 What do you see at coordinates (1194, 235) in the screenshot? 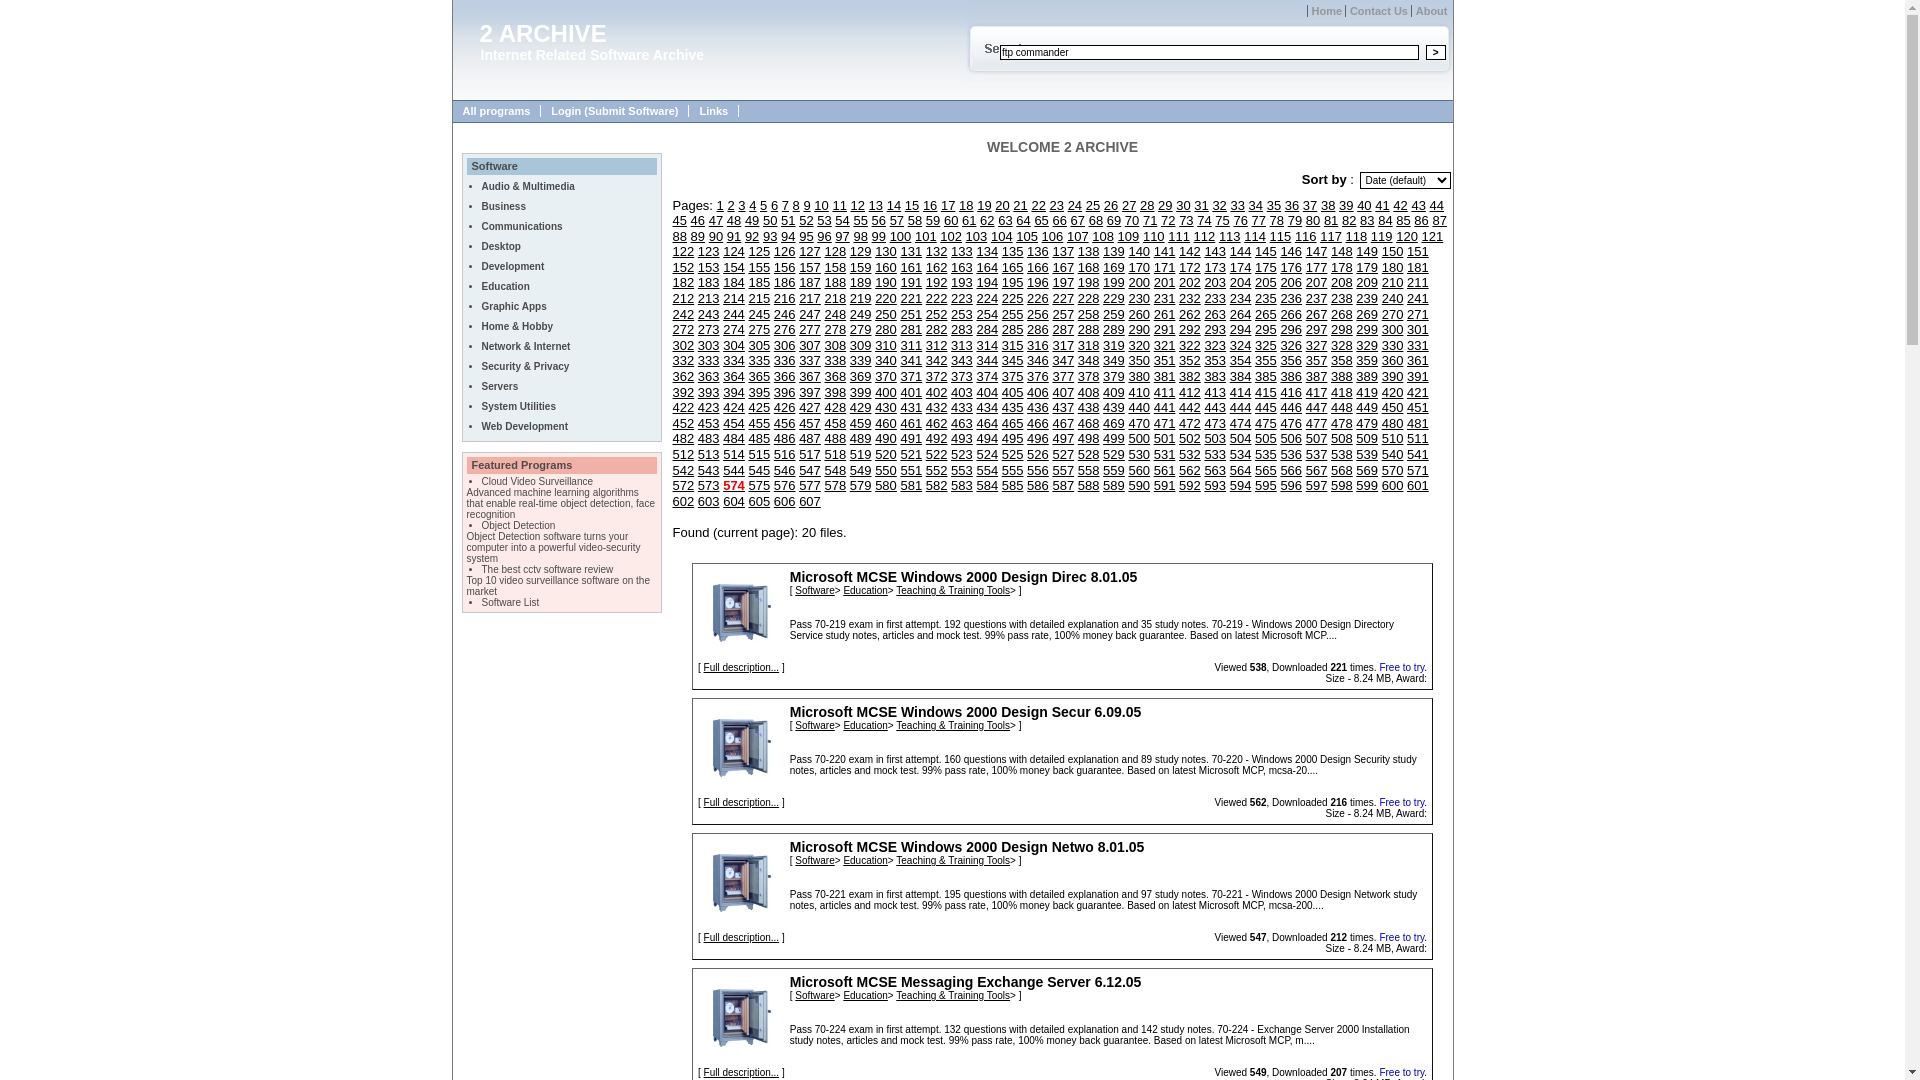
I see `'112'` at bounding box center [1194, 235].